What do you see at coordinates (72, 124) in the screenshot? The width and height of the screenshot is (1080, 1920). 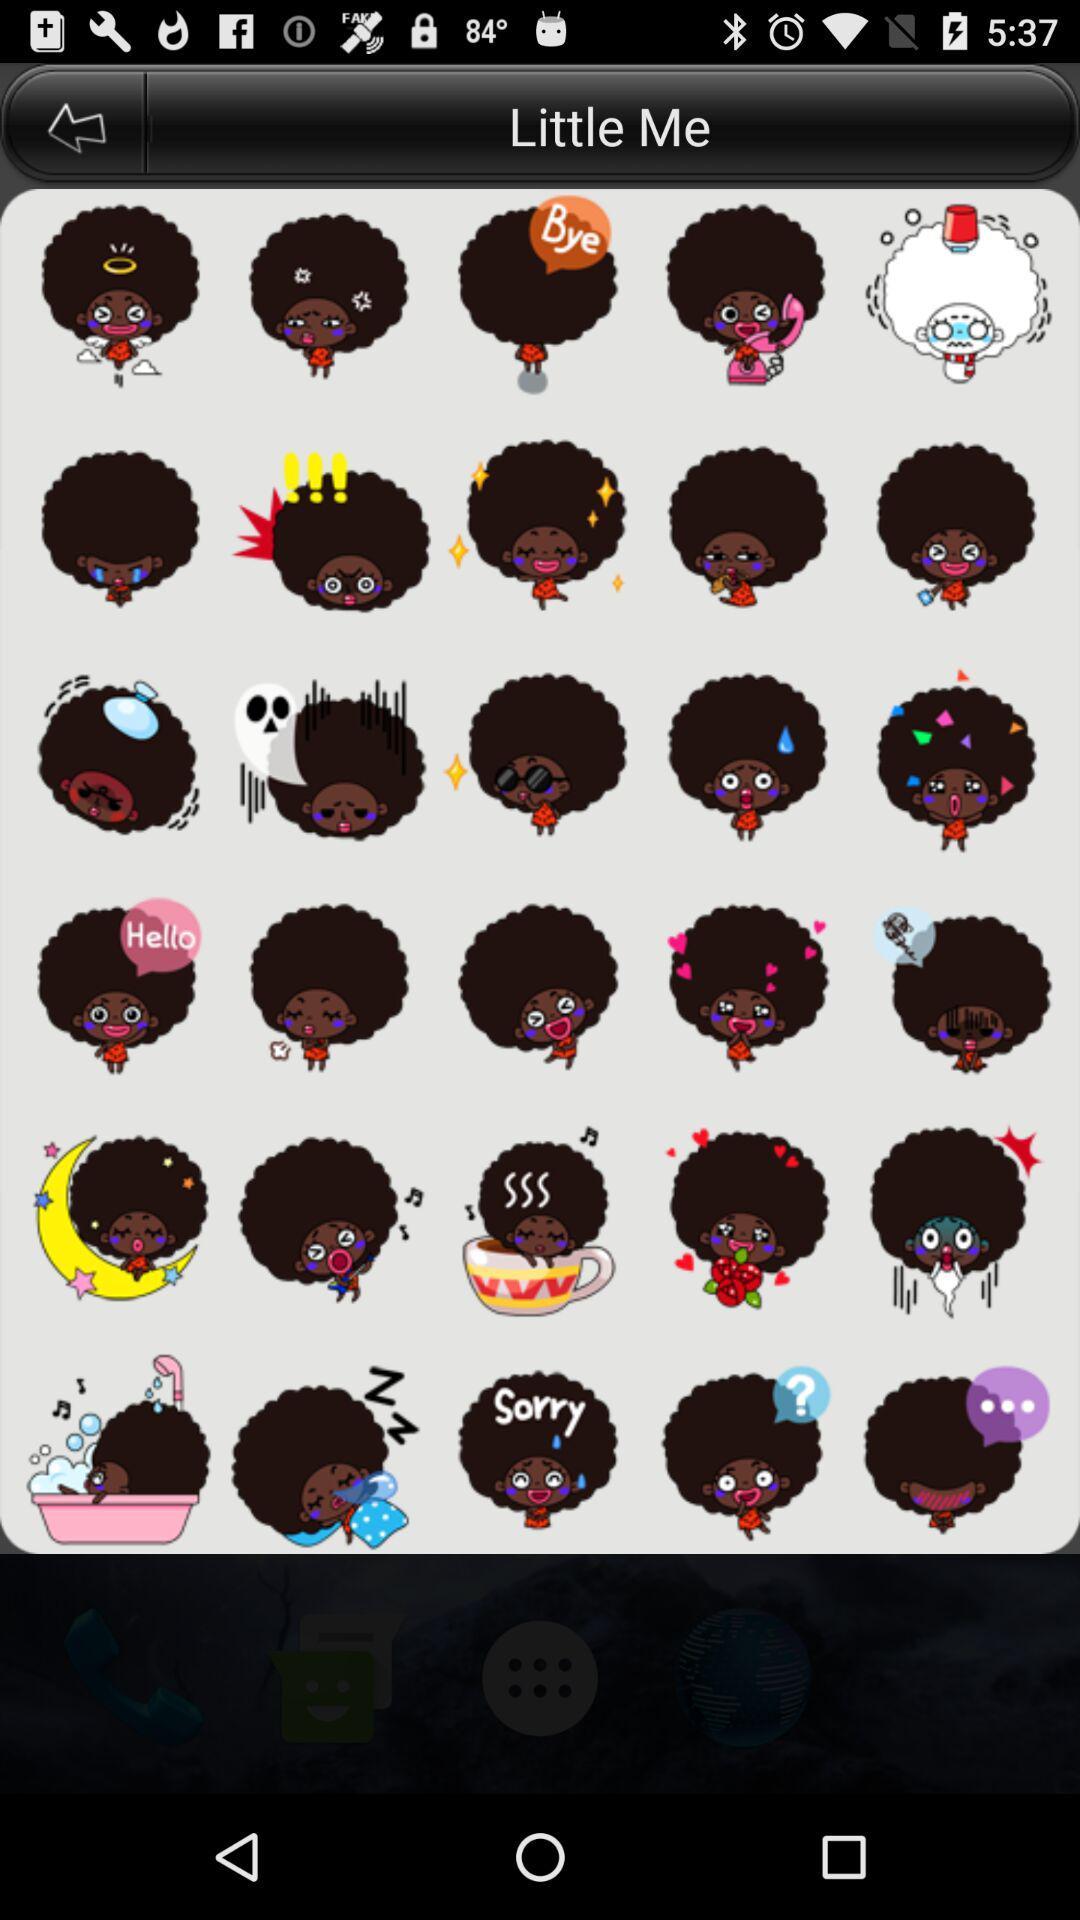 I see `the button to the left of little me button` at bounding box center [72, 124].